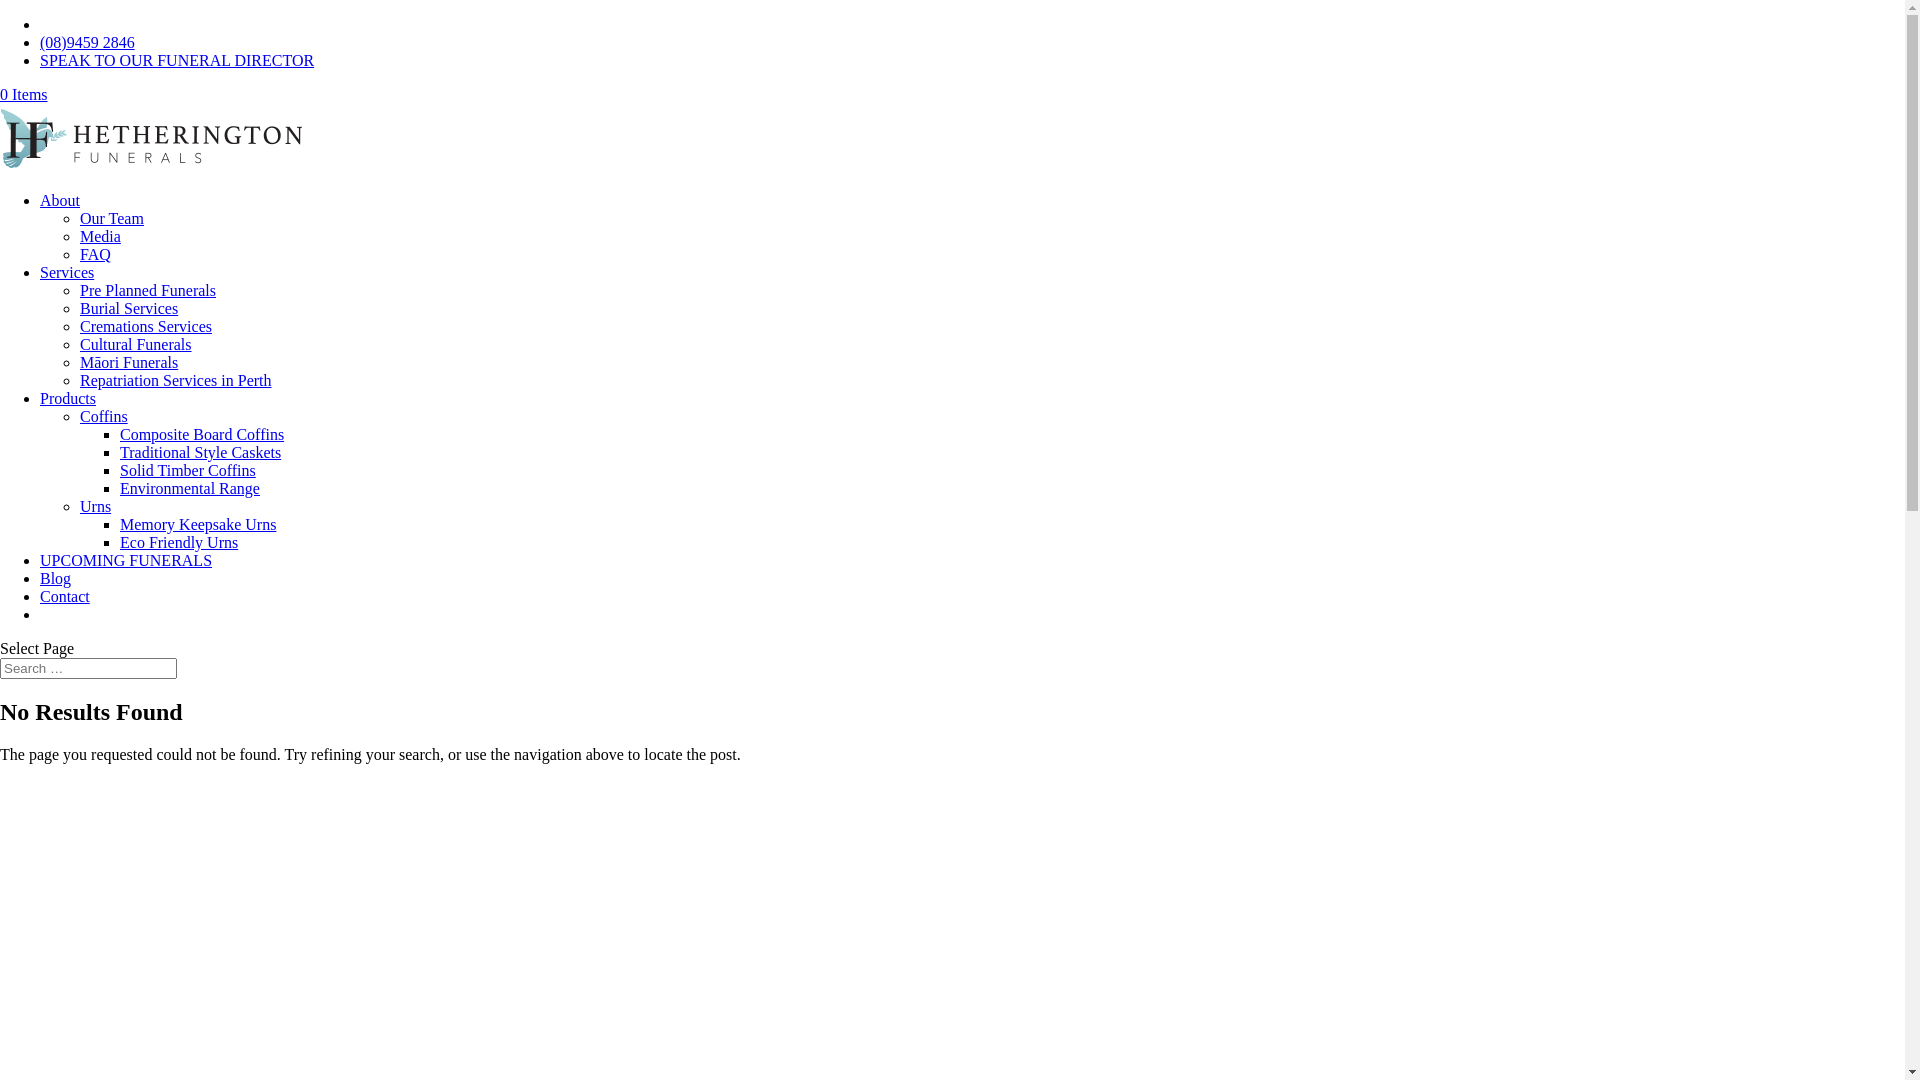  Describe the element at coordinates (147, 290) in the screenshot. I see `'Pre Planned Funerals'` at that location.